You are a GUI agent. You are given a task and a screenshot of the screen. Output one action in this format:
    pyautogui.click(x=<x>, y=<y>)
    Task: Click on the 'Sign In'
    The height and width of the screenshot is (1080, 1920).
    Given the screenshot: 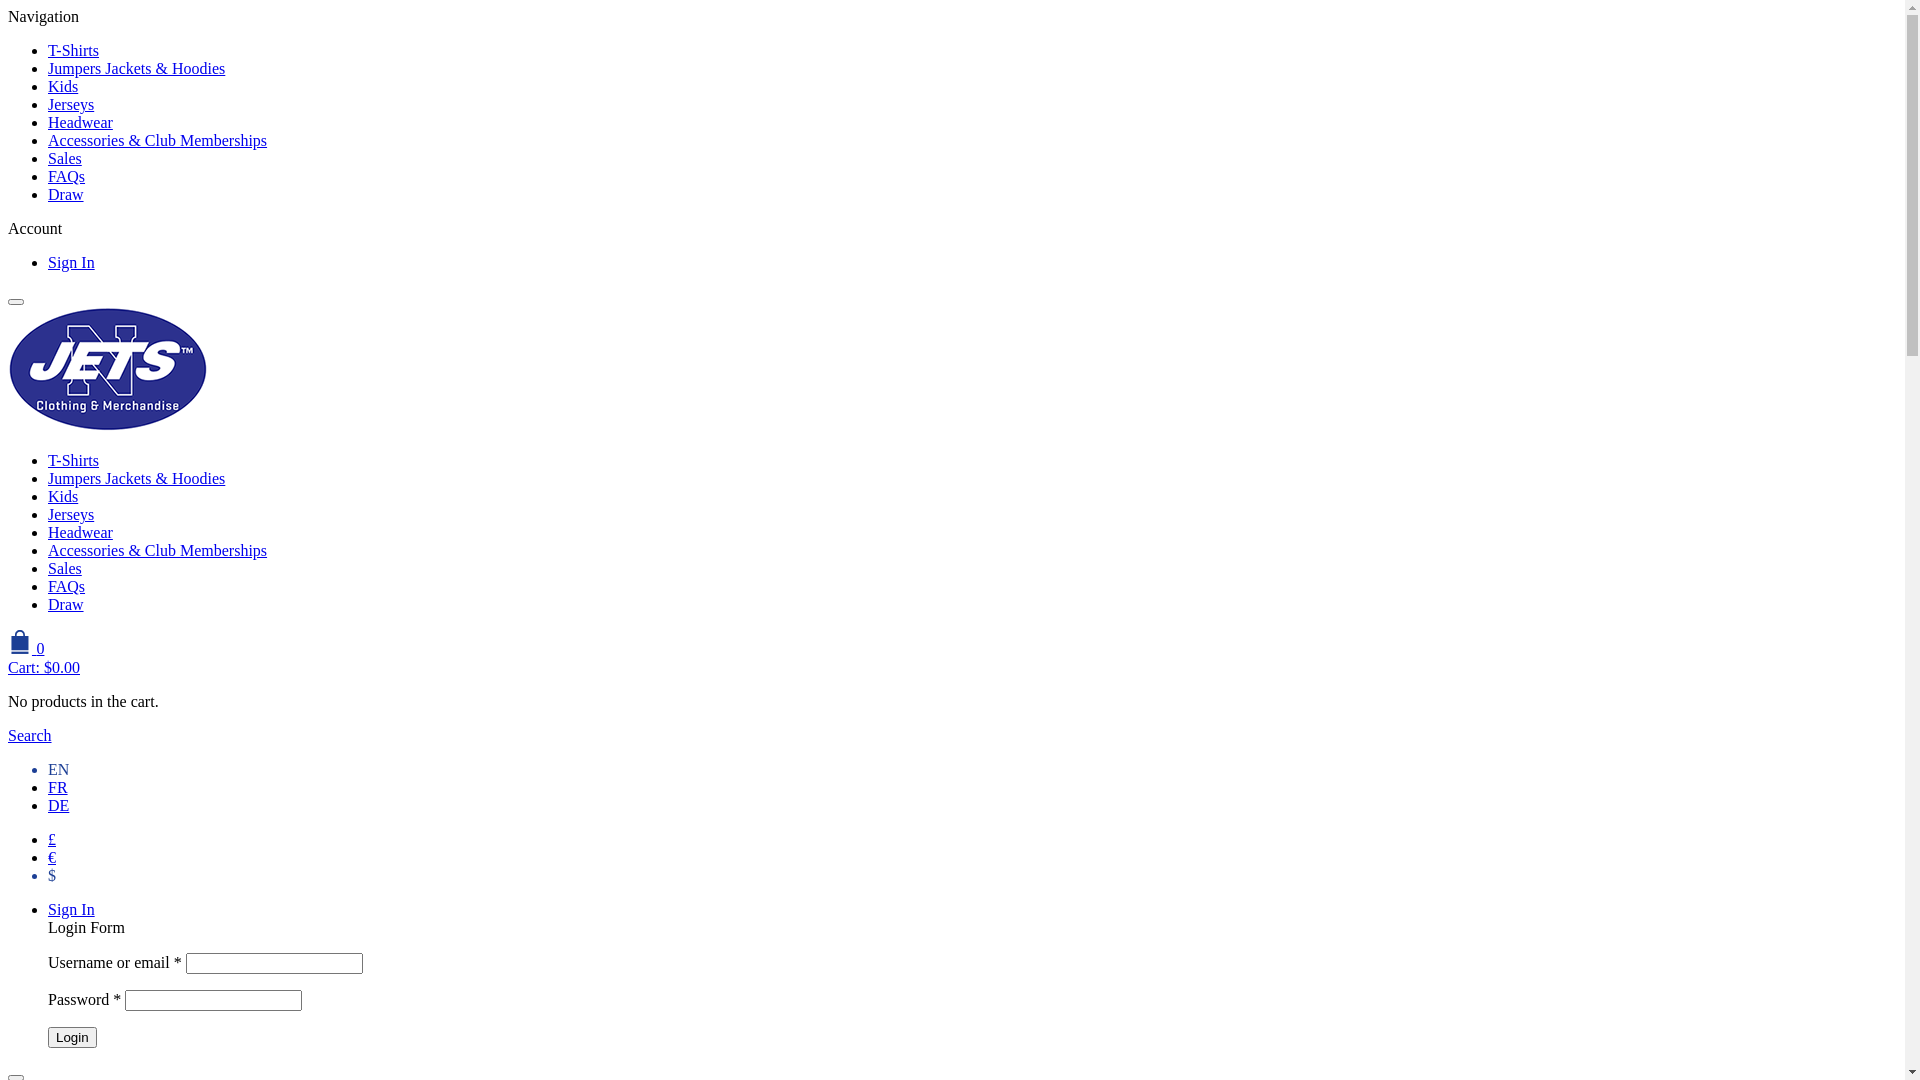 What is the action you would take?
    pyautogui.click(x=71, y=909)
    